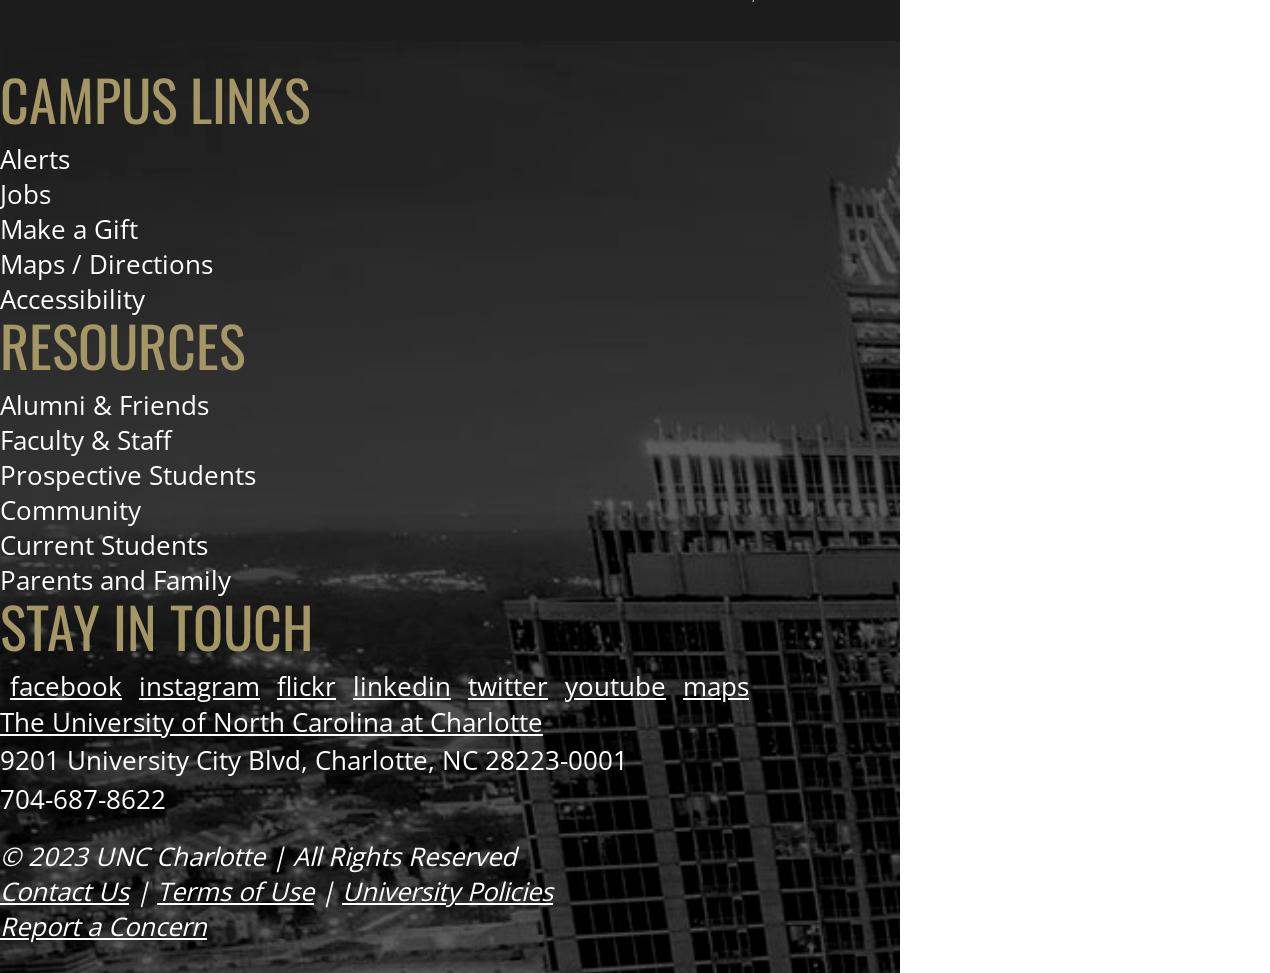  Describe the element at coordinates (122, 344) in the screenshot. I see `'Resources'` at that location.